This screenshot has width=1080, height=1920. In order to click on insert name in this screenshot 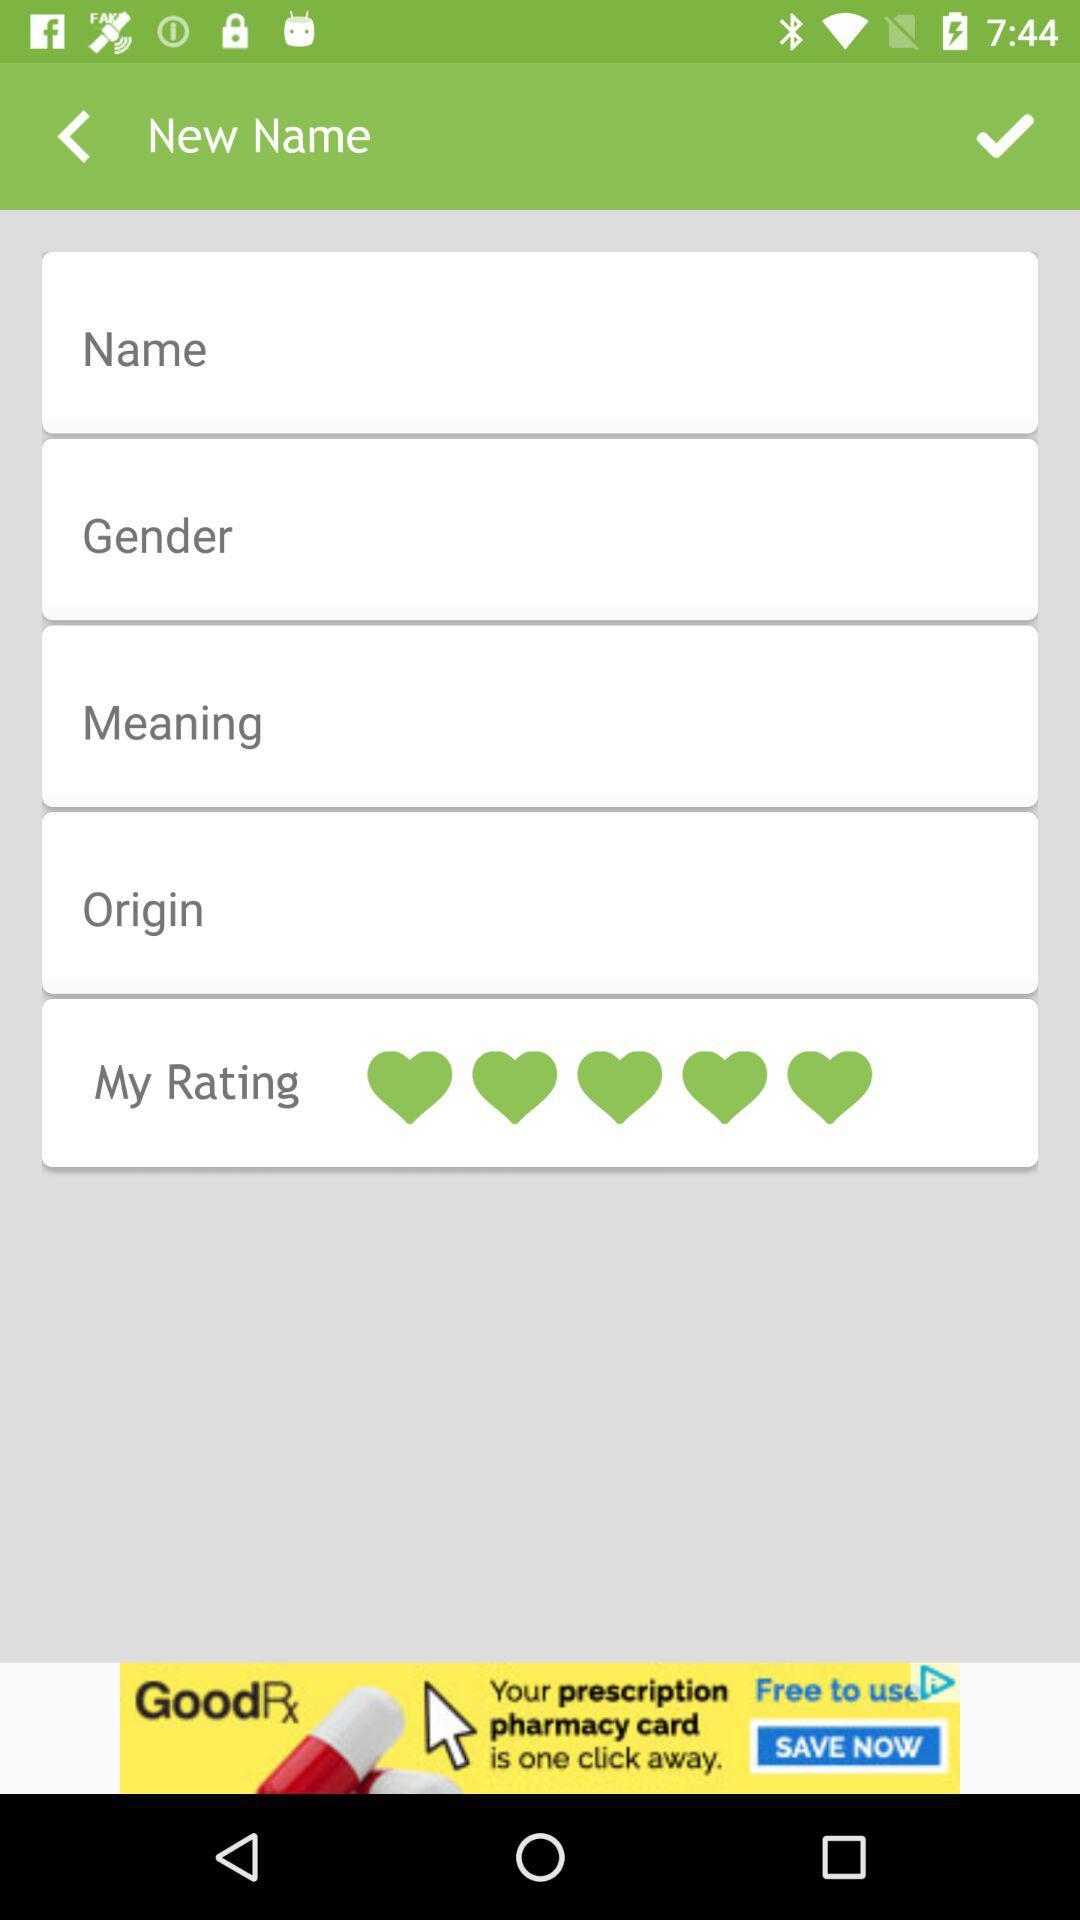, I will do `click(553, 349)`.